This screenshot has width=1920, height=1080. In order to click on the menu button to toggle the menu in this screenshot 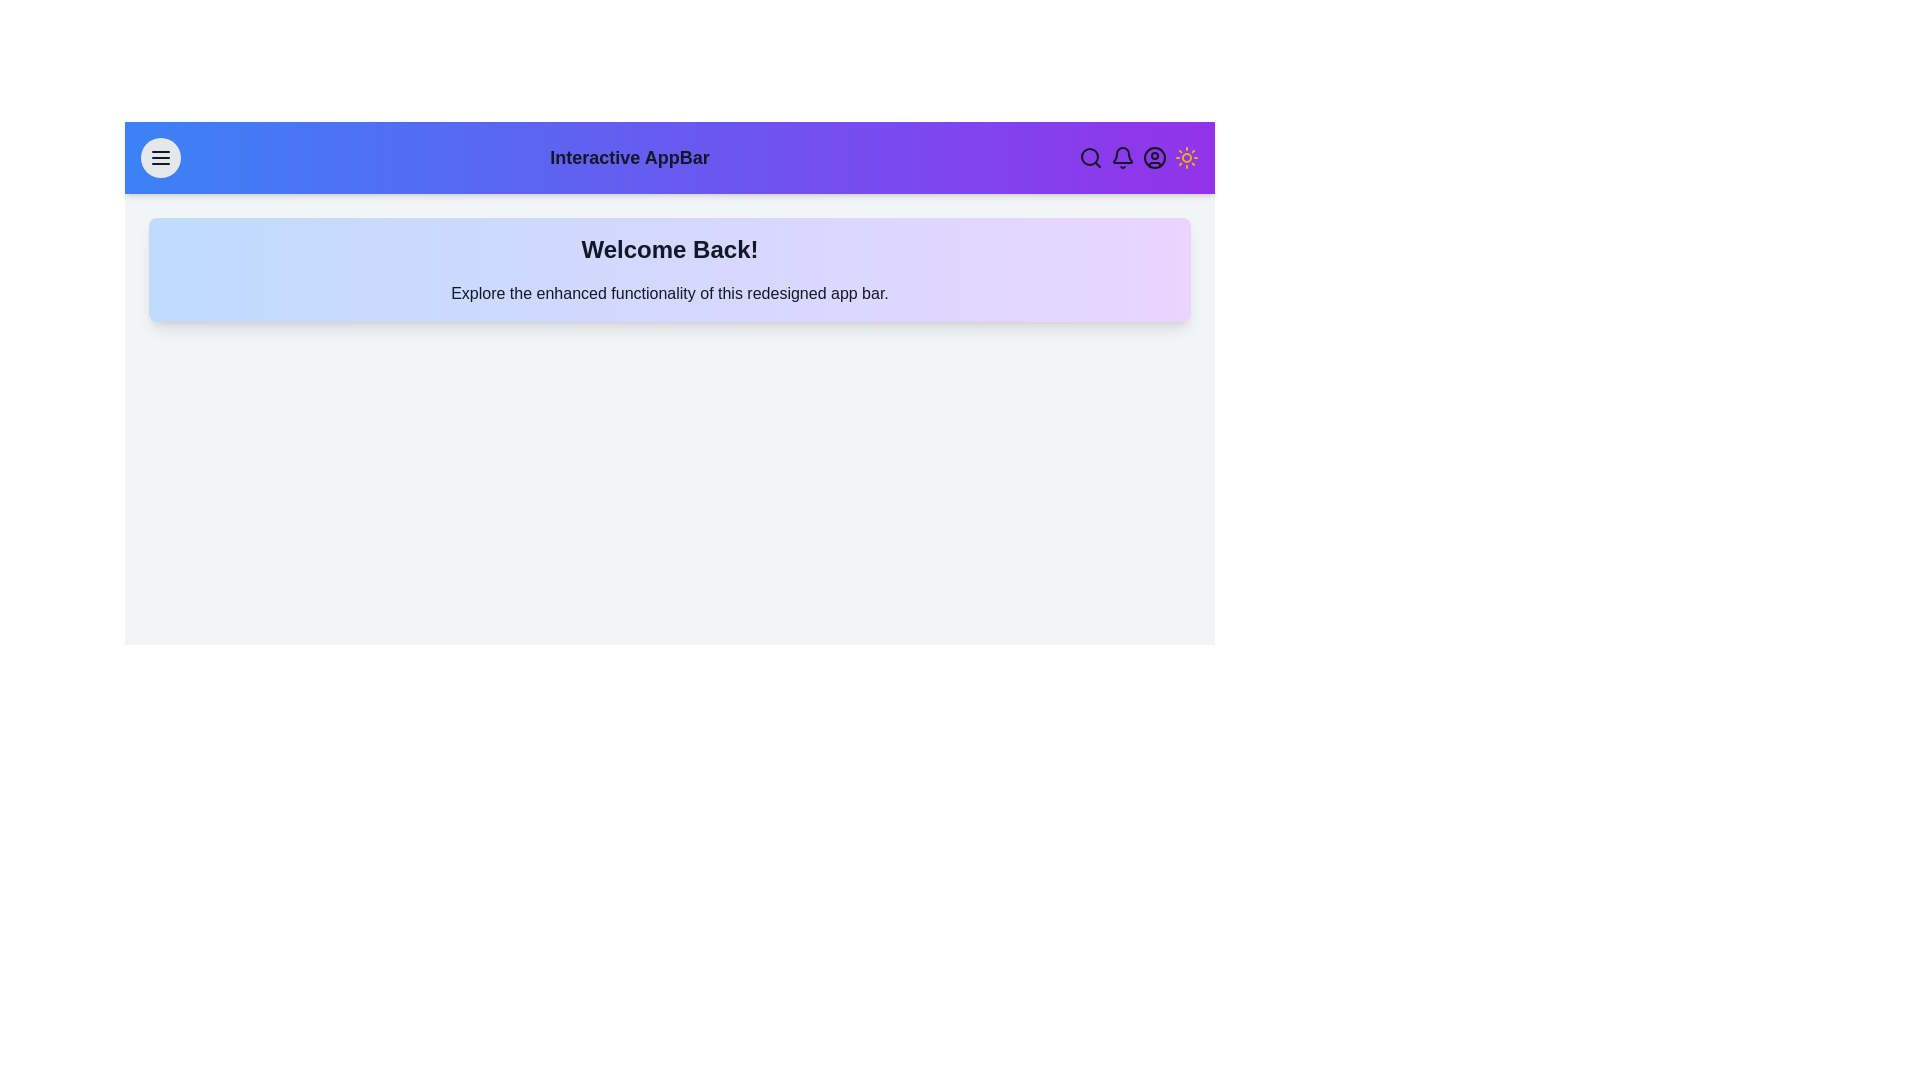, I will do `click(161, 157)`.